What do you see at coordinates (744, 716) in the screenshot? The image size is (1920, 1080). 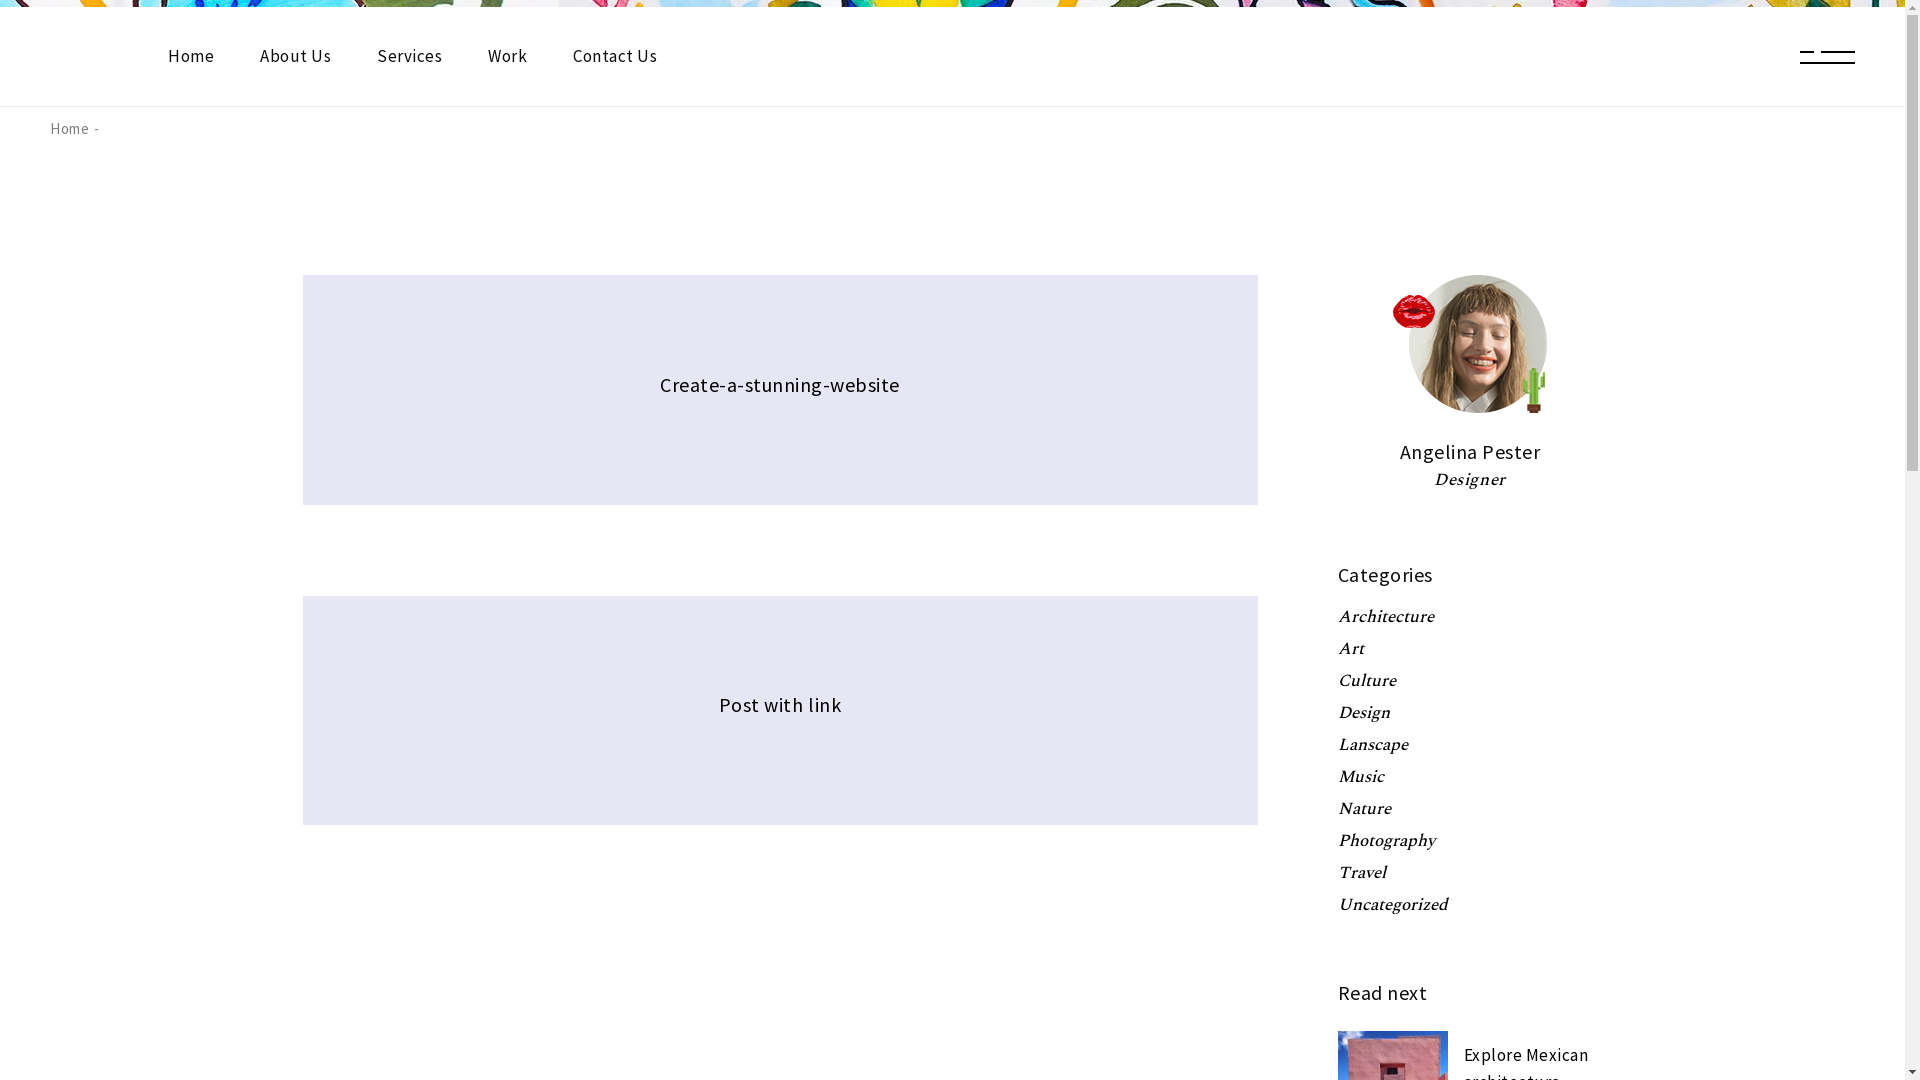 I see `'Home'` at bounding box center [744, 716].